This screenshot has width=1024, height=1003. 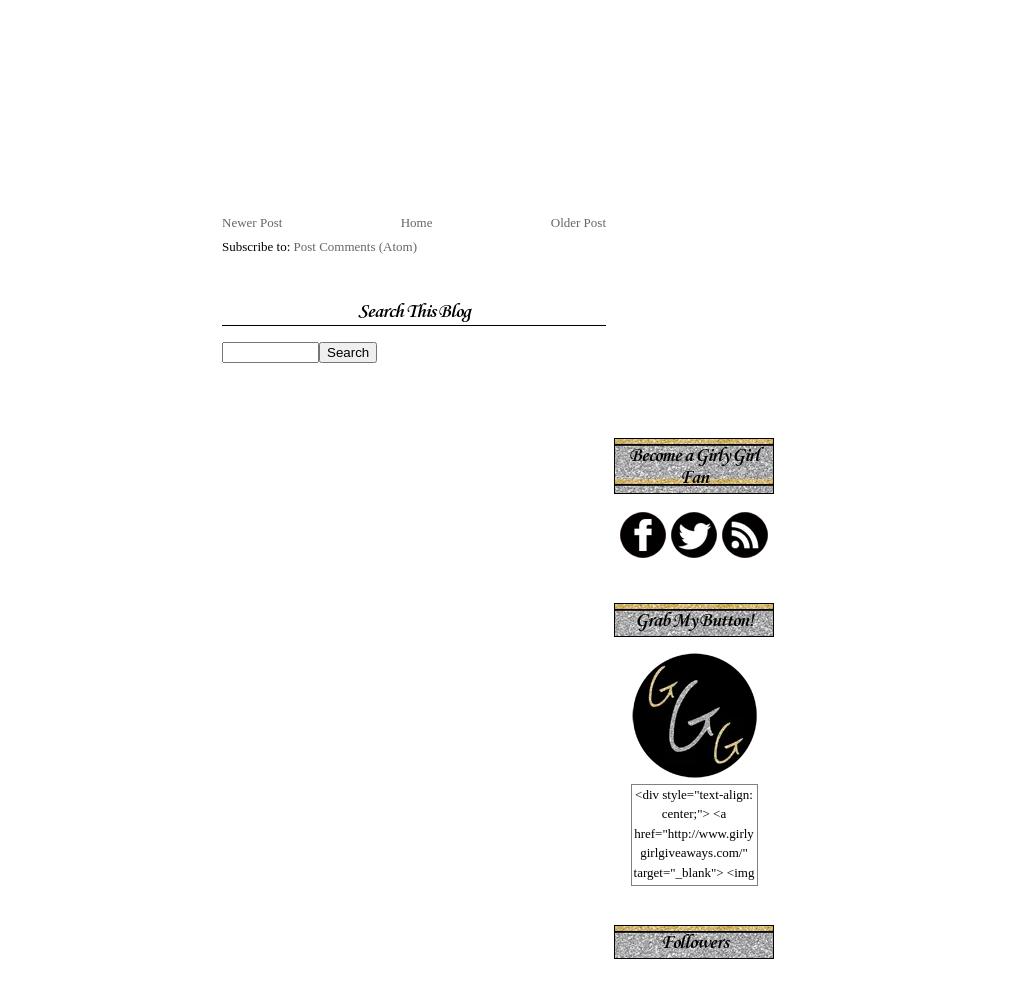 What do you see at coordinates (251, 221) in the screenshot?
I see `'Newer Post'` at bounding box center [251, 221].